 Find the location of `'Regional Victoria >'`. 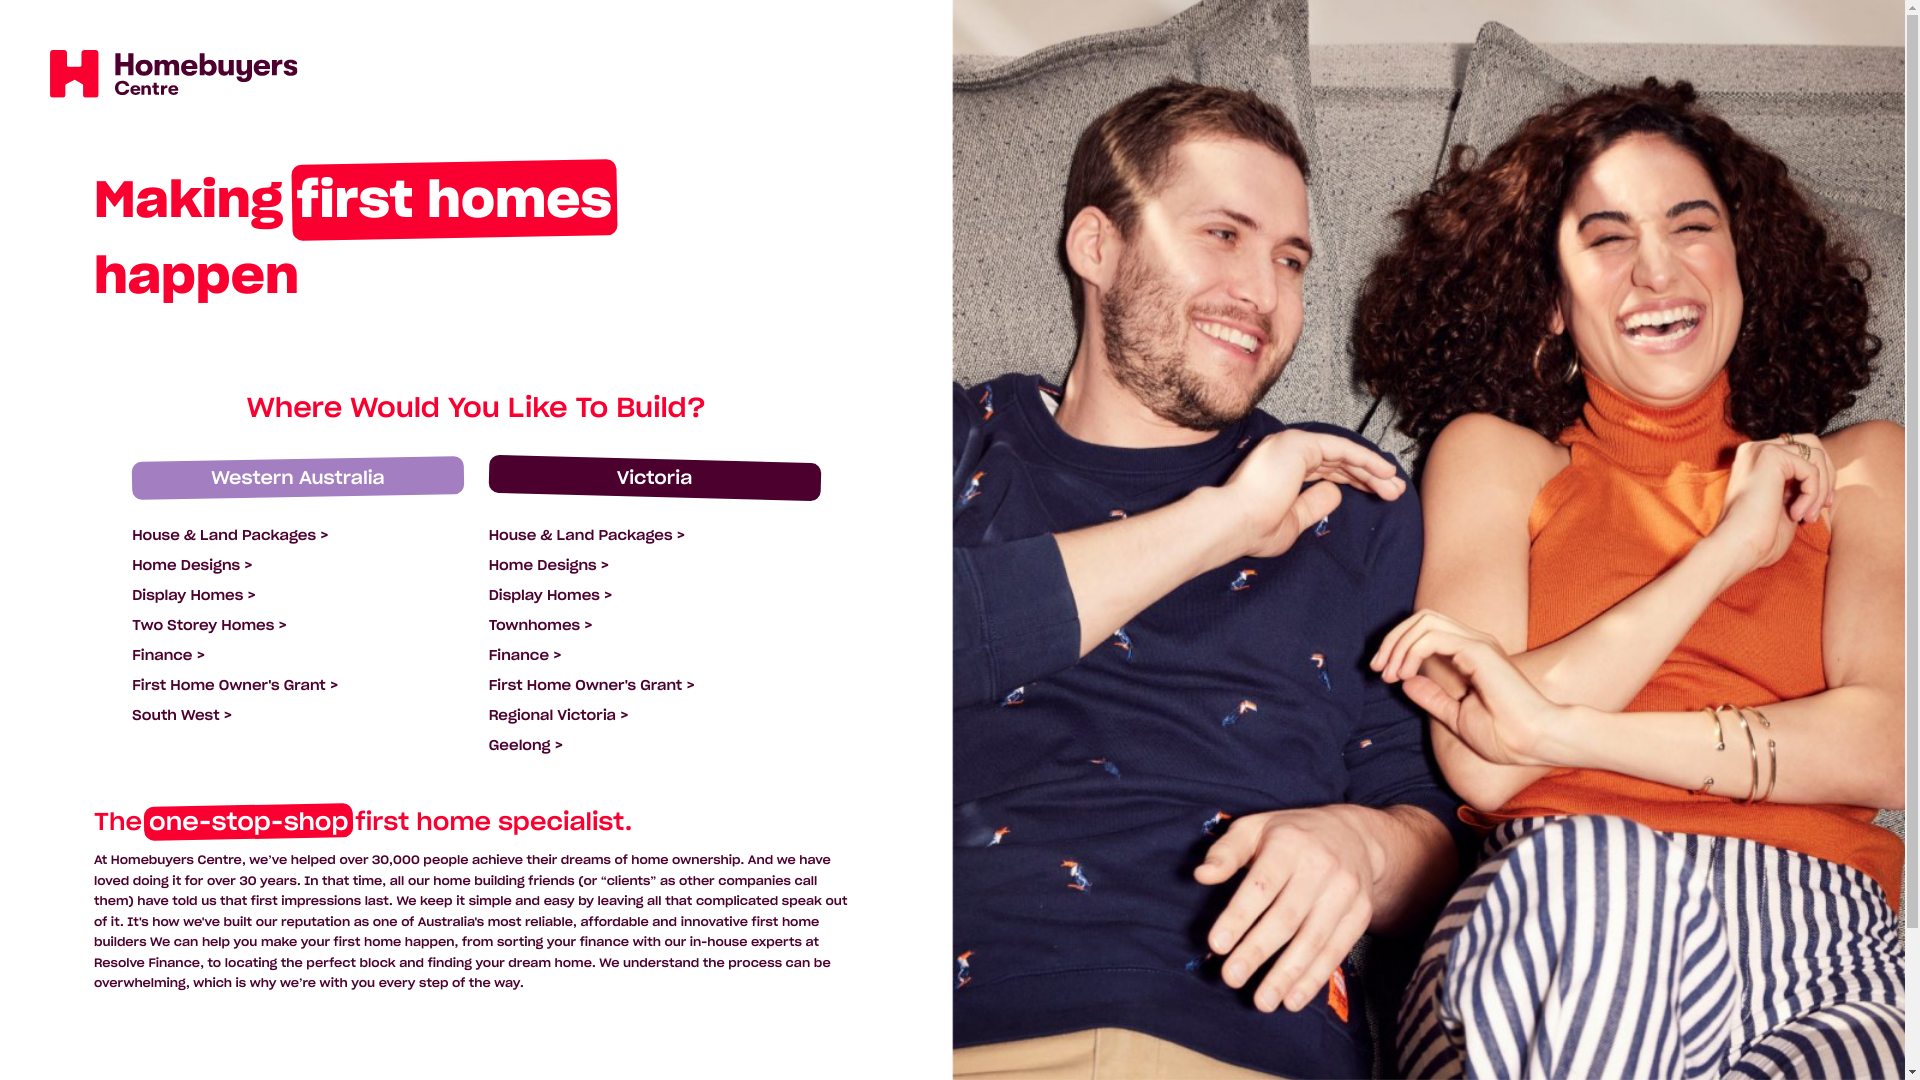

'Regional Victoria >' is located at coordinates (558, 713).